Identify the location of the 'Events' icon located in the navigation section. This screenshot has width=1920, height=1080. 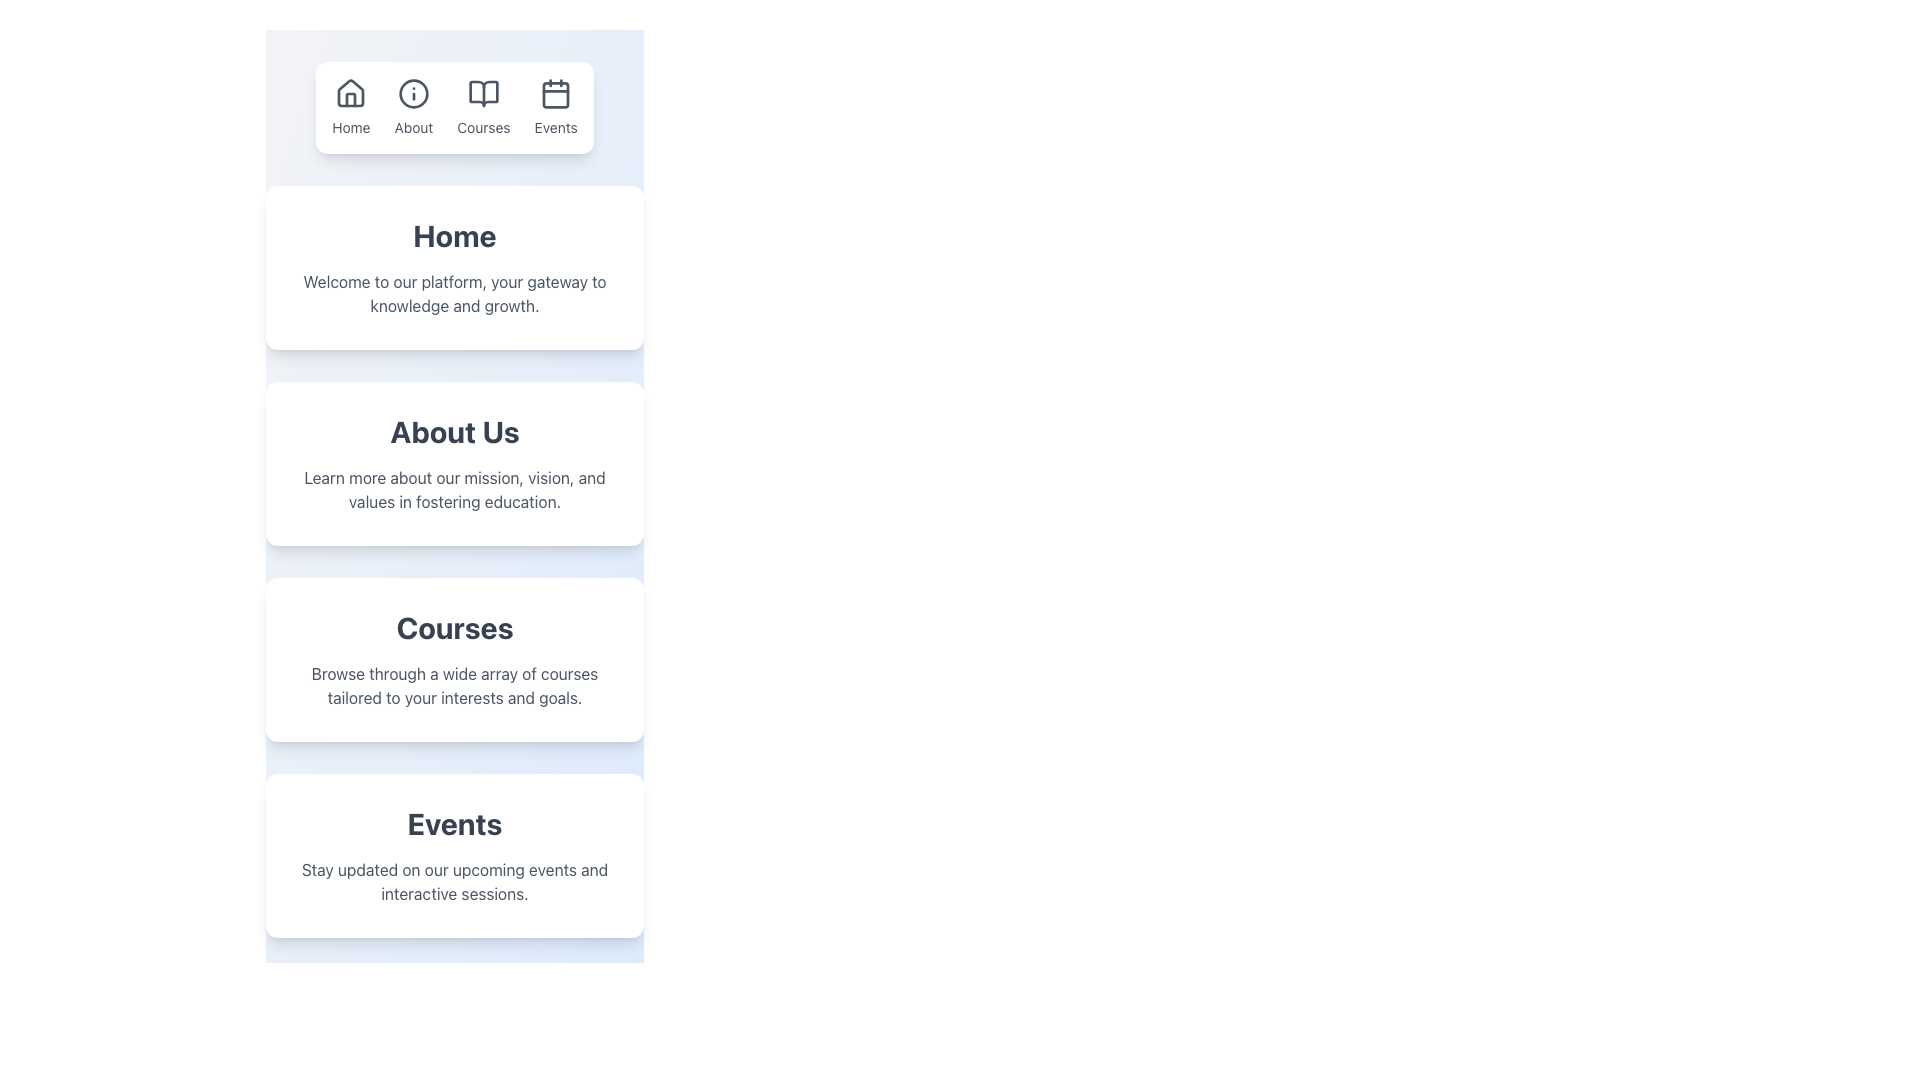
(556, 93).